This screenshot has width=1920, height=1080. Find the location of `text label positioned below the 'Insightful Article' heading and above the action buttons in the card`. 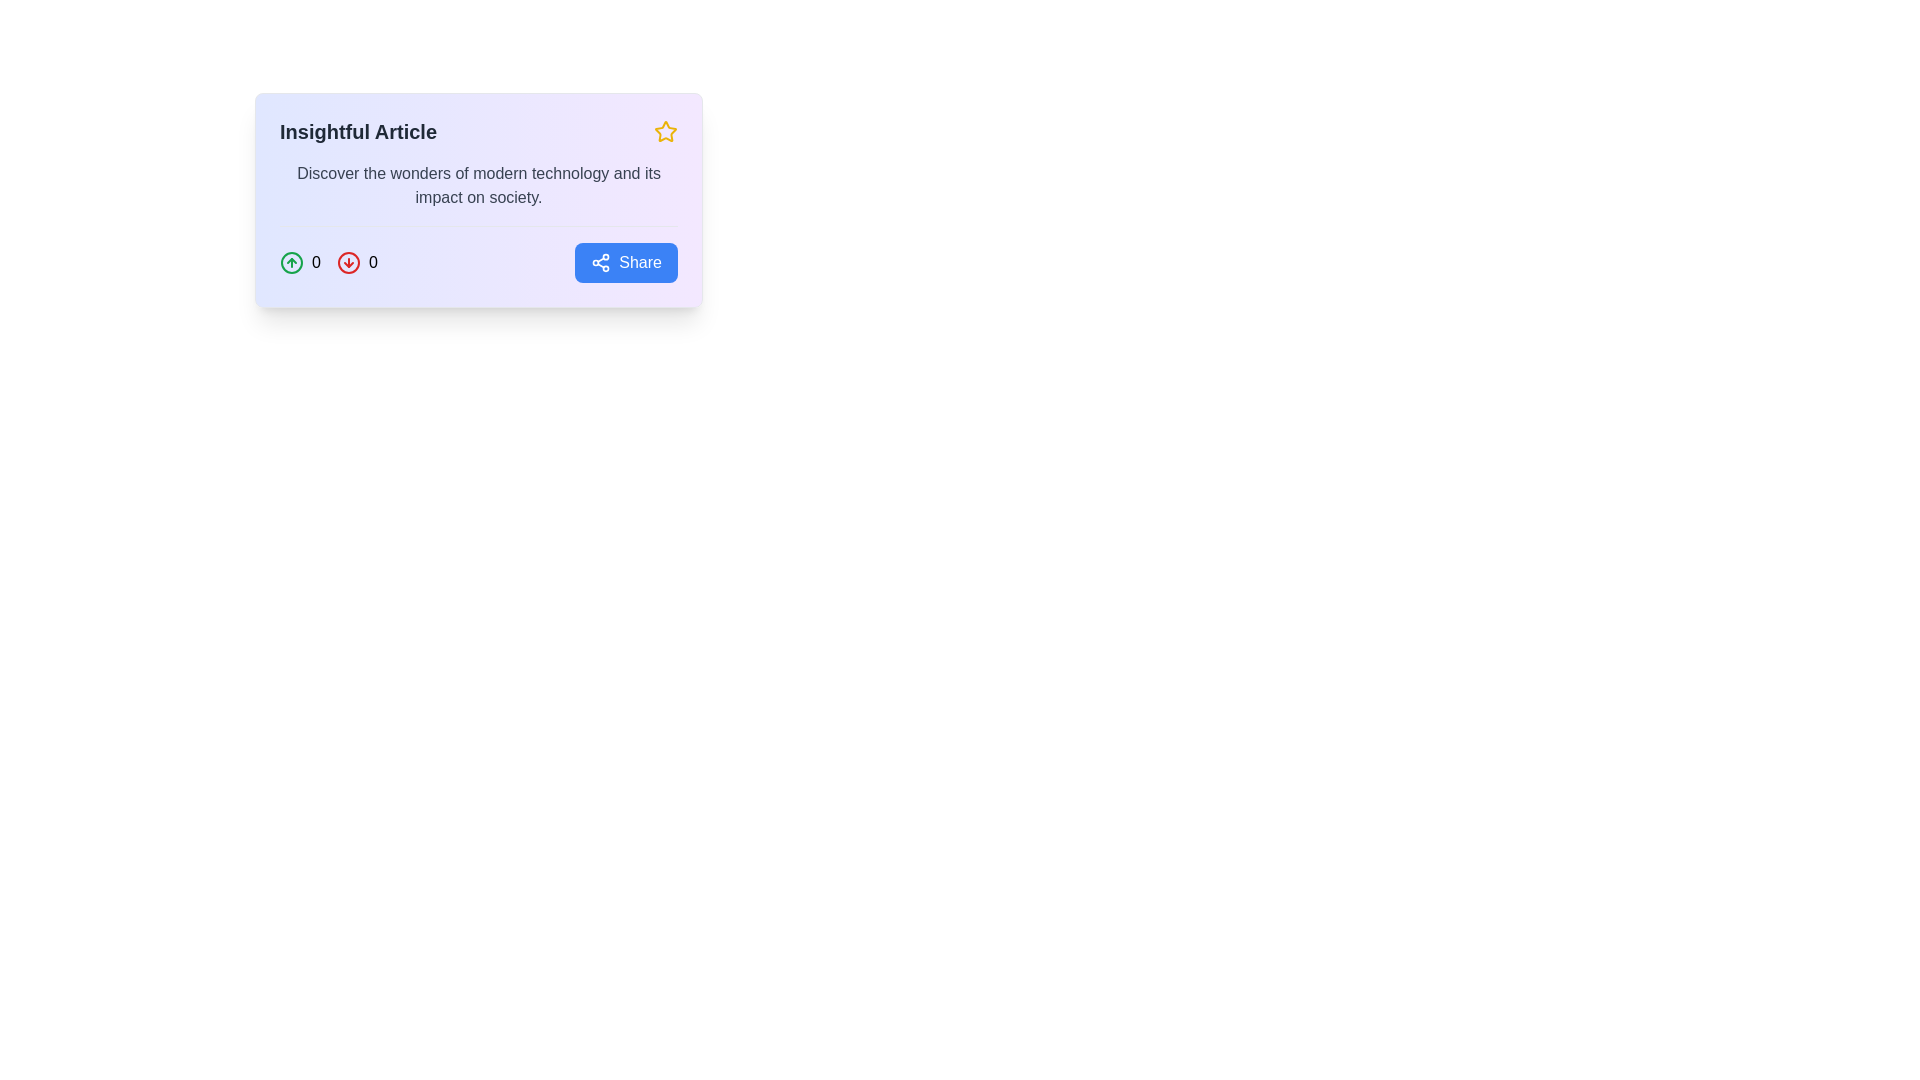

text label positioned below the 'Insightful Article' heading and above the action buttons in the card is located at coordinates (478, 185).